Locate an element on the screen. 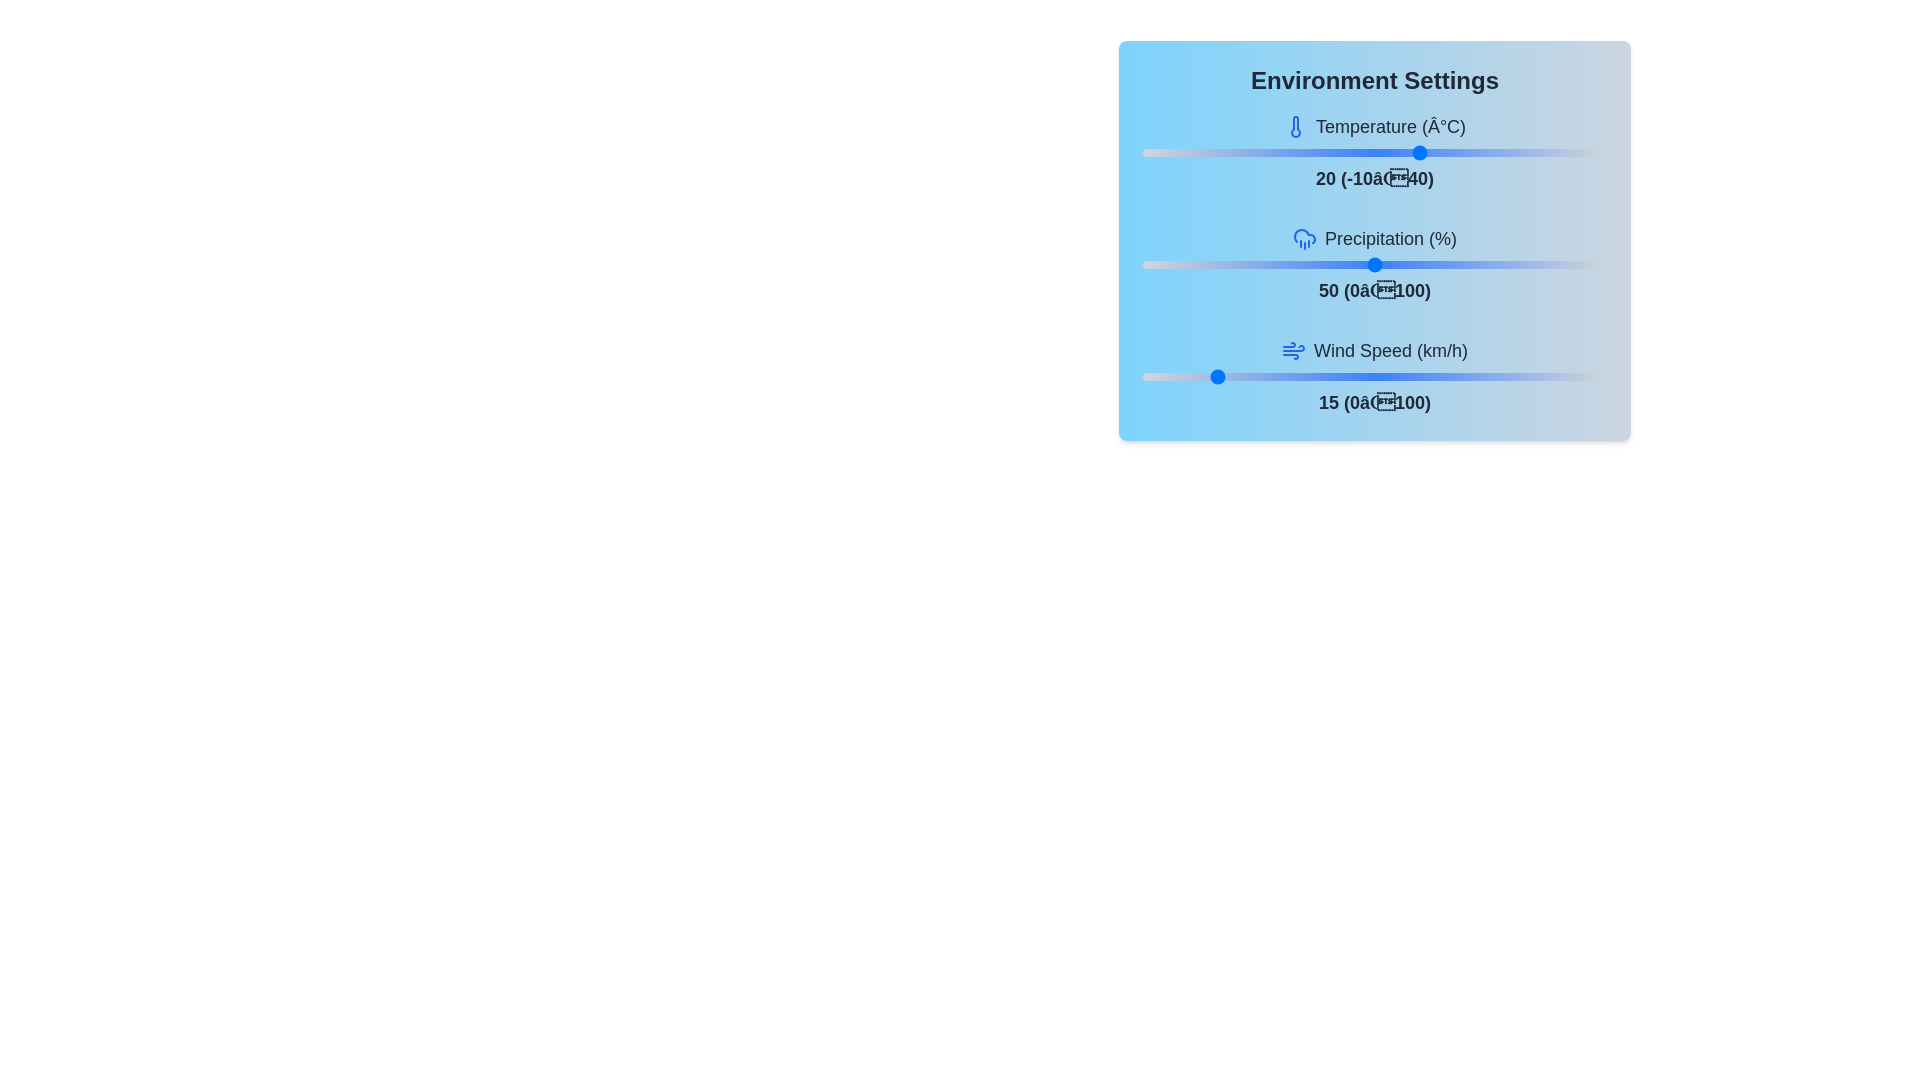  the temperature is located at coordinates (1477, 152).